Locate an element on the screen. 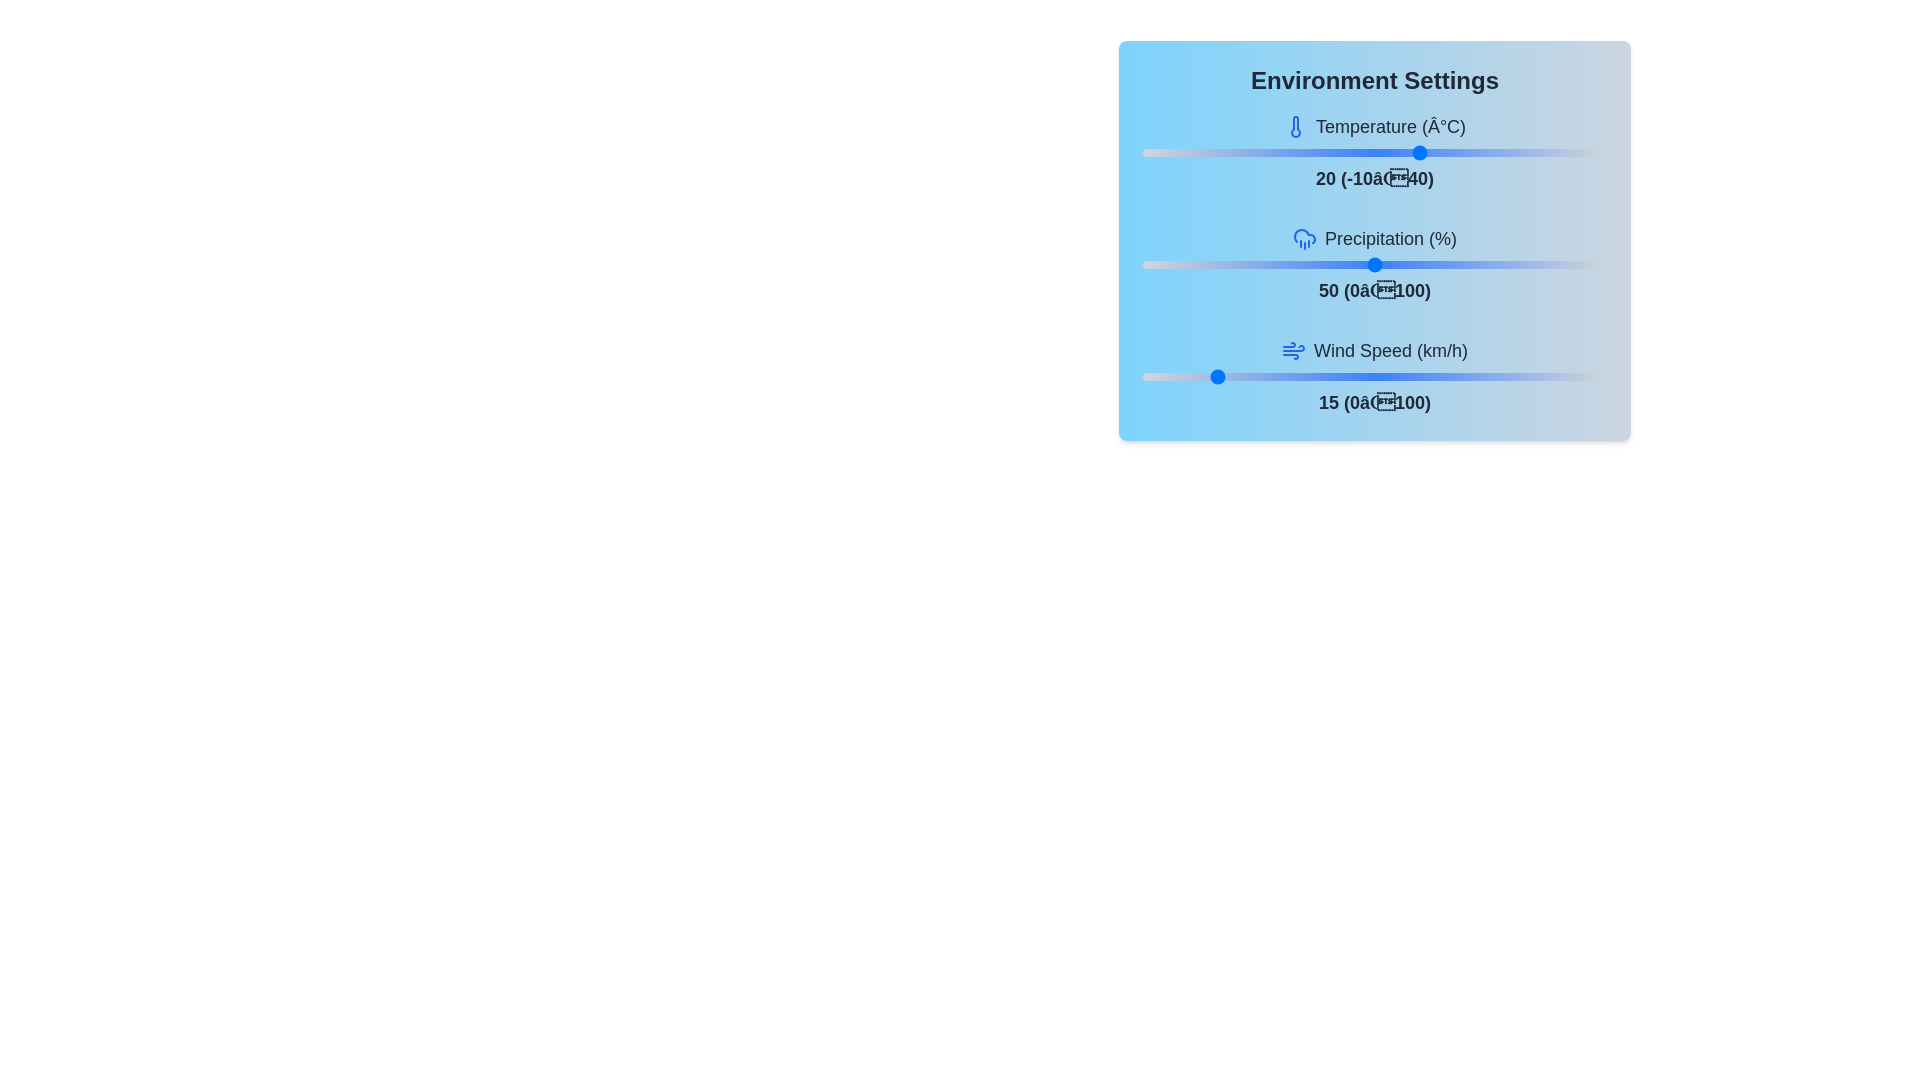  the temperature is located at coordinates (1477, 152).